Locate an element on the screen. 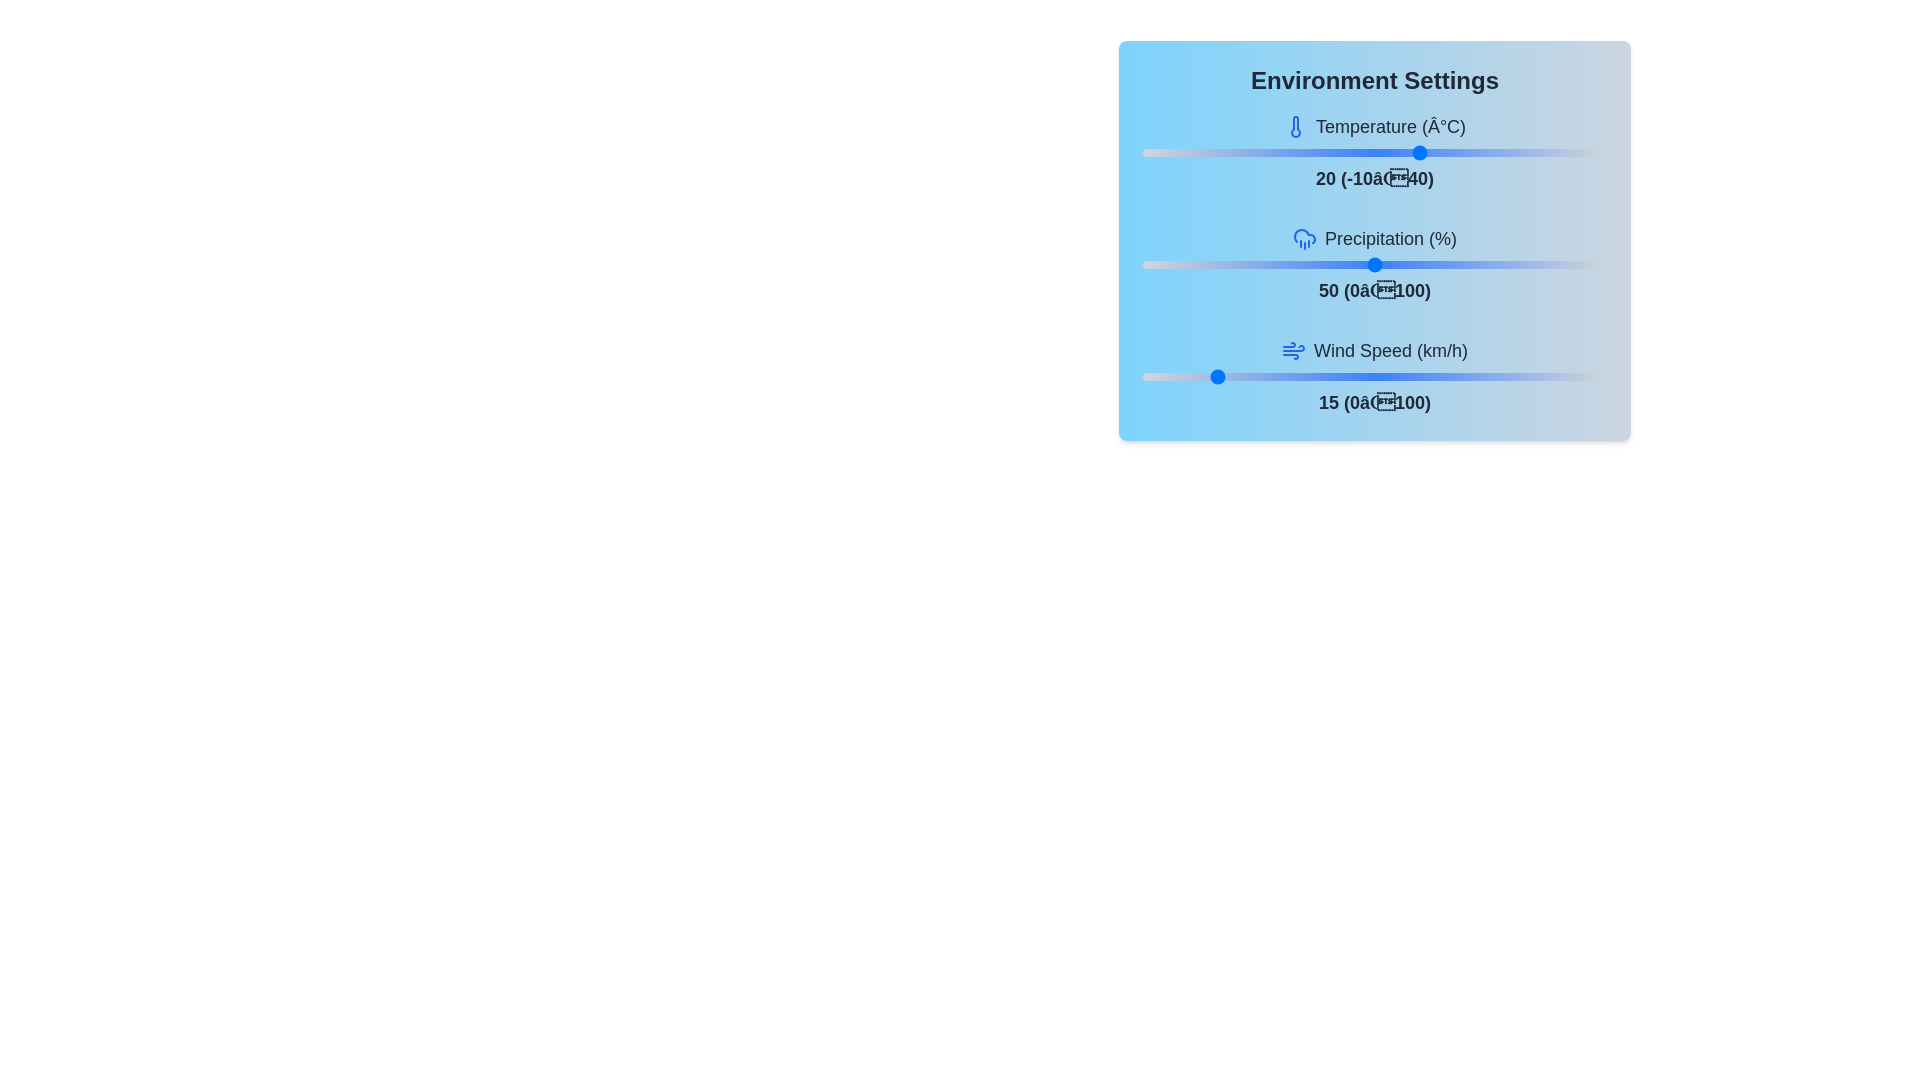  the temperature is located at coordinates (1477, 152).